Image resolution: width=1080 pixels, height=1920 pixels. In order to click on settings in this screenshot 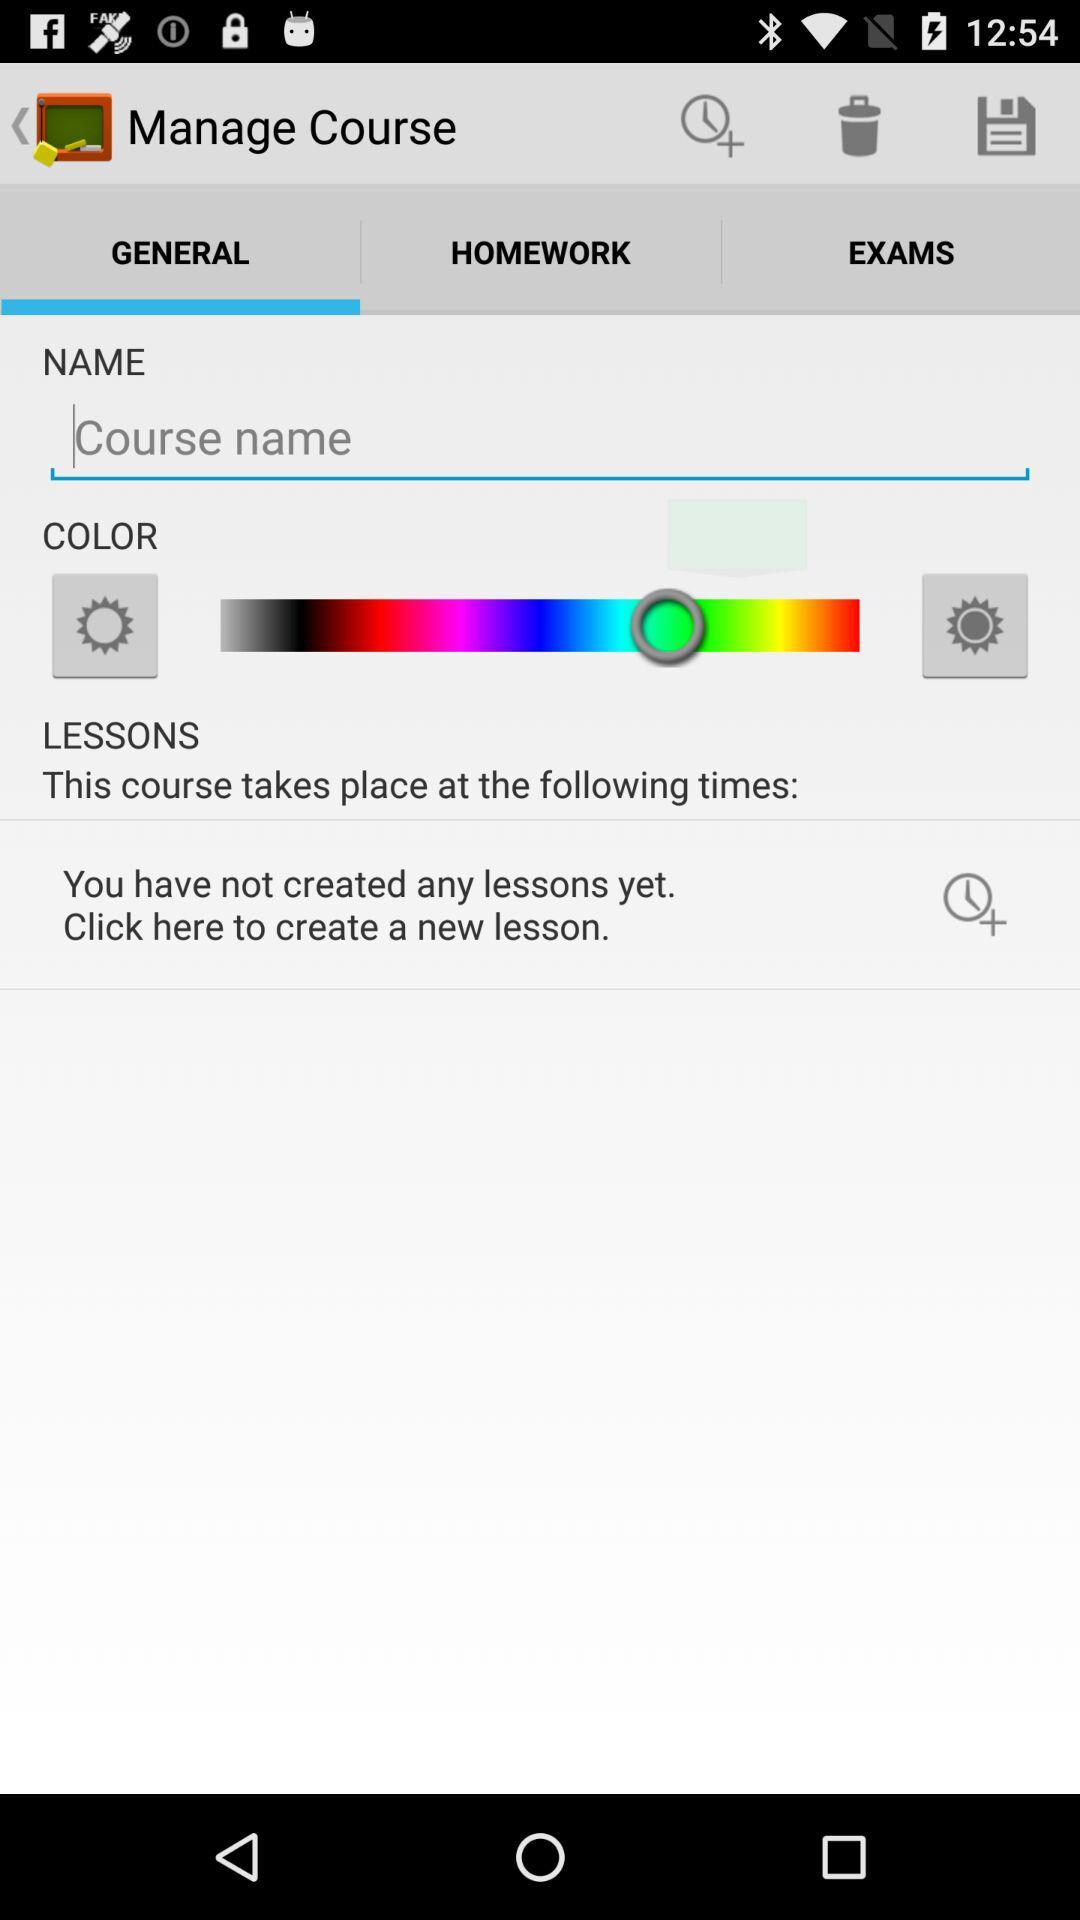, I will do `click(104, 624)`.